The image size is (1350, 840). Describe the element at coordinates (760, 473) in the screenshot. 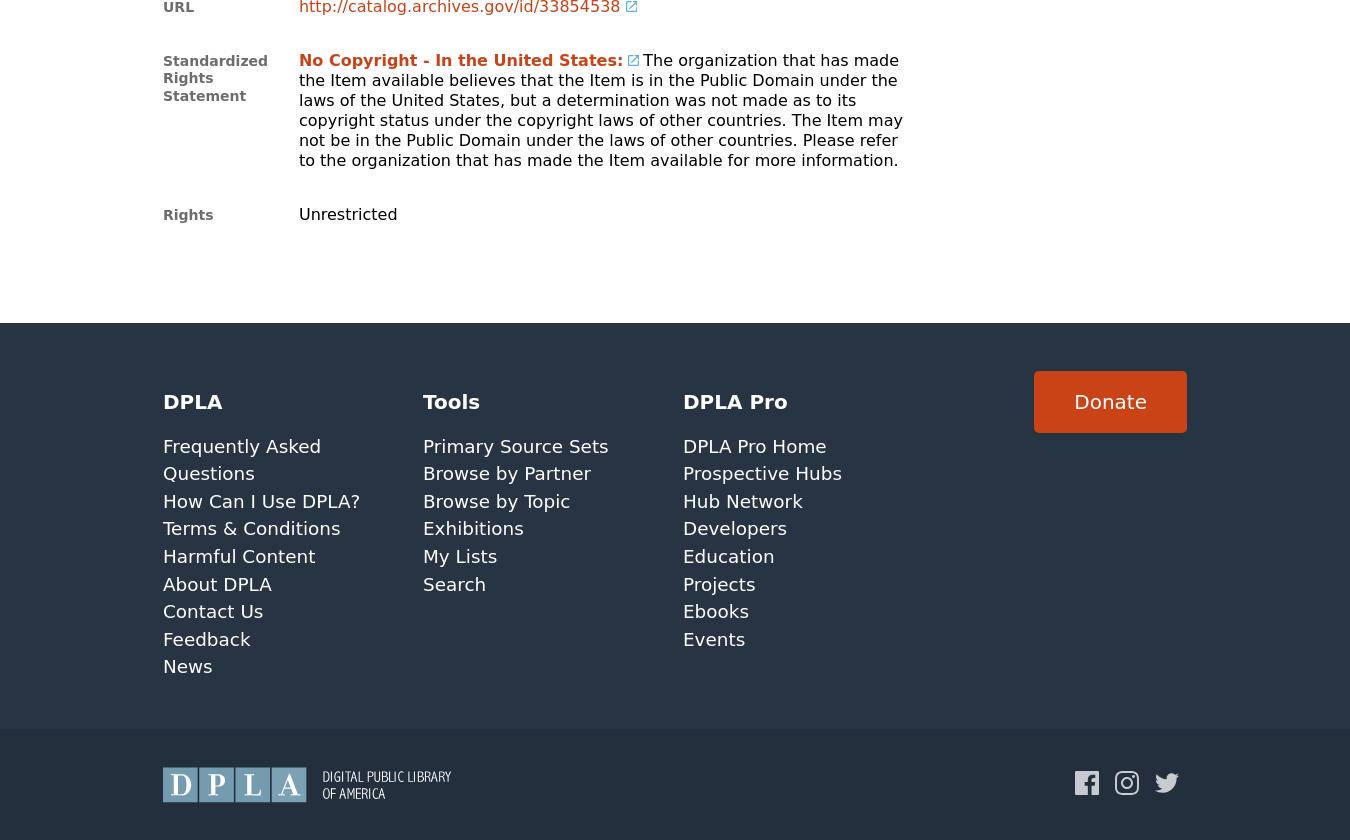

I see `'Prospective Hubs'` at that location.